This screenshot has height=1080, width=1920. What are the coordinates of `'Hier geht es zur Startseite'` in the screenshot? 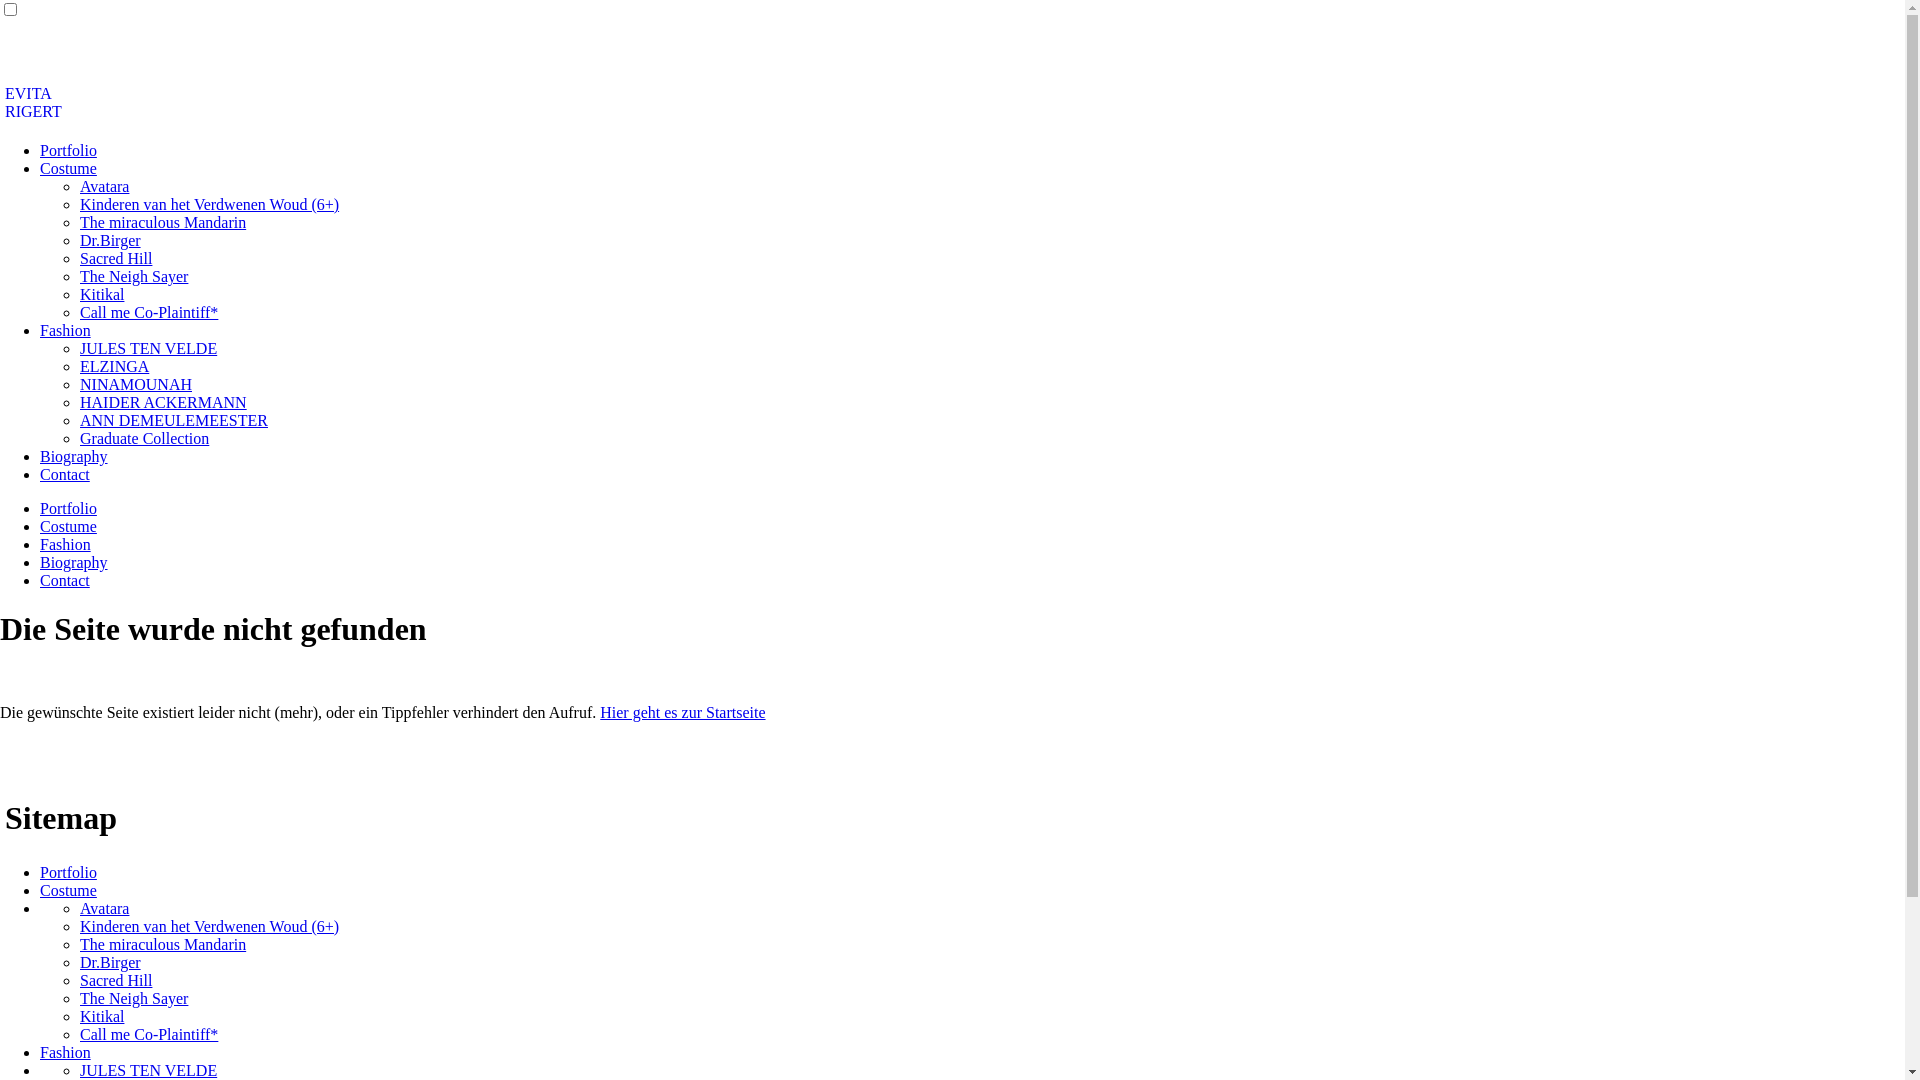 It's located at (682, 711).